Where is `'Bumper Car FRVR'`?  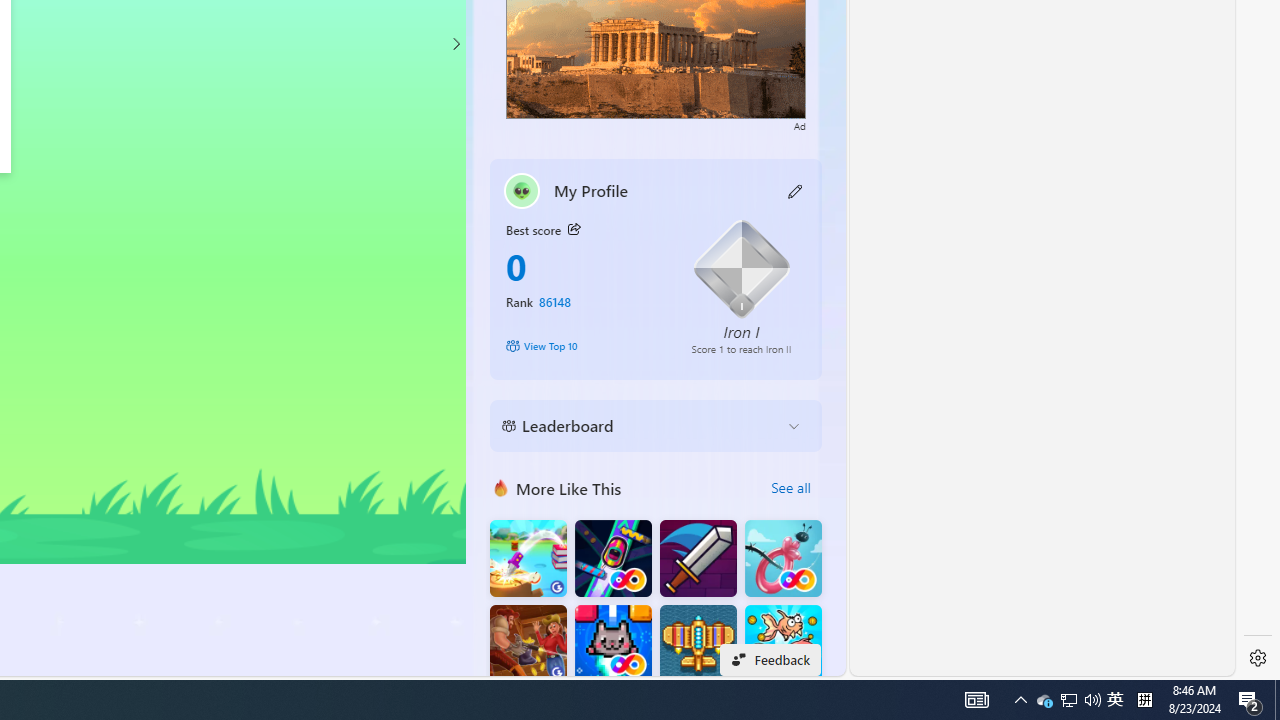
'Bumper Car FRVR' is located at coordinates (612, 558).